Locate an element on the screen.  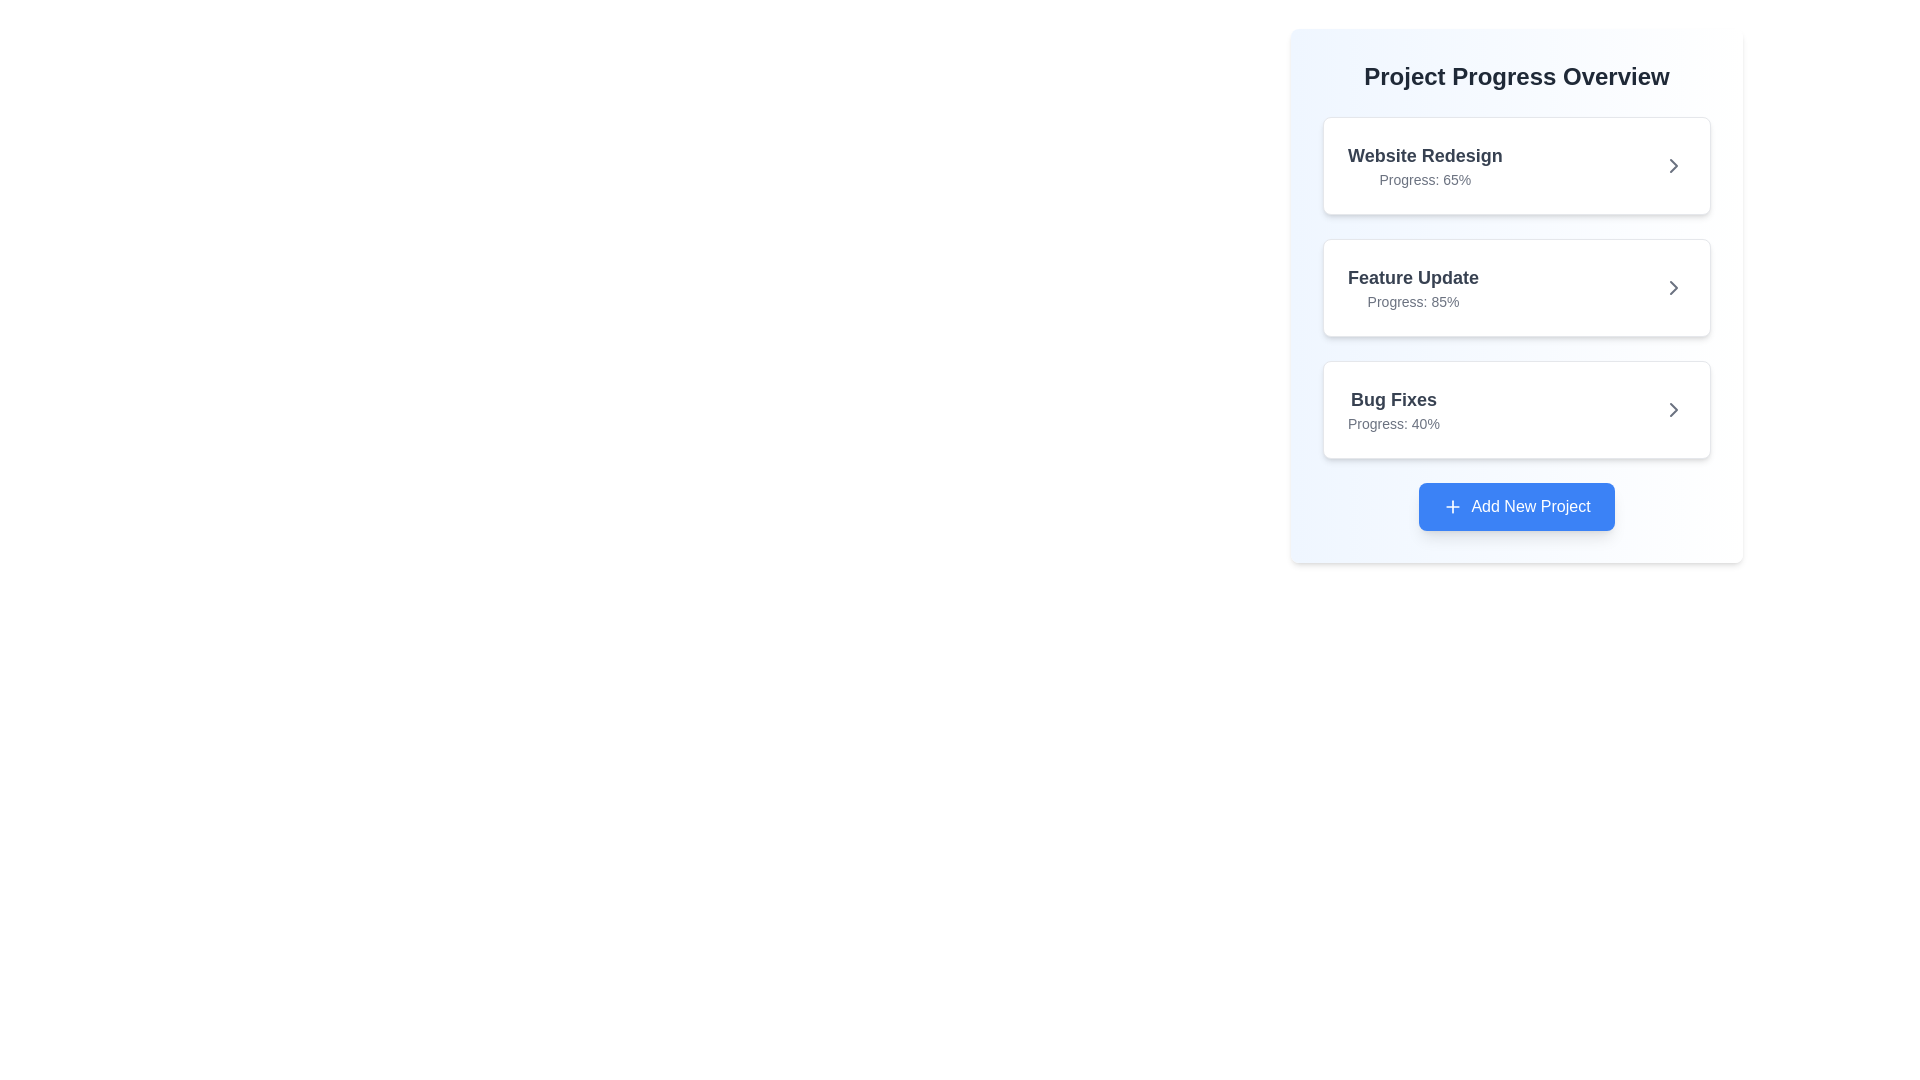
the right-pointing chevron icon button located next to the 'Feature Update' text and aligned with the 'Progress: 85%' text is located at coordinates (1674, 288).